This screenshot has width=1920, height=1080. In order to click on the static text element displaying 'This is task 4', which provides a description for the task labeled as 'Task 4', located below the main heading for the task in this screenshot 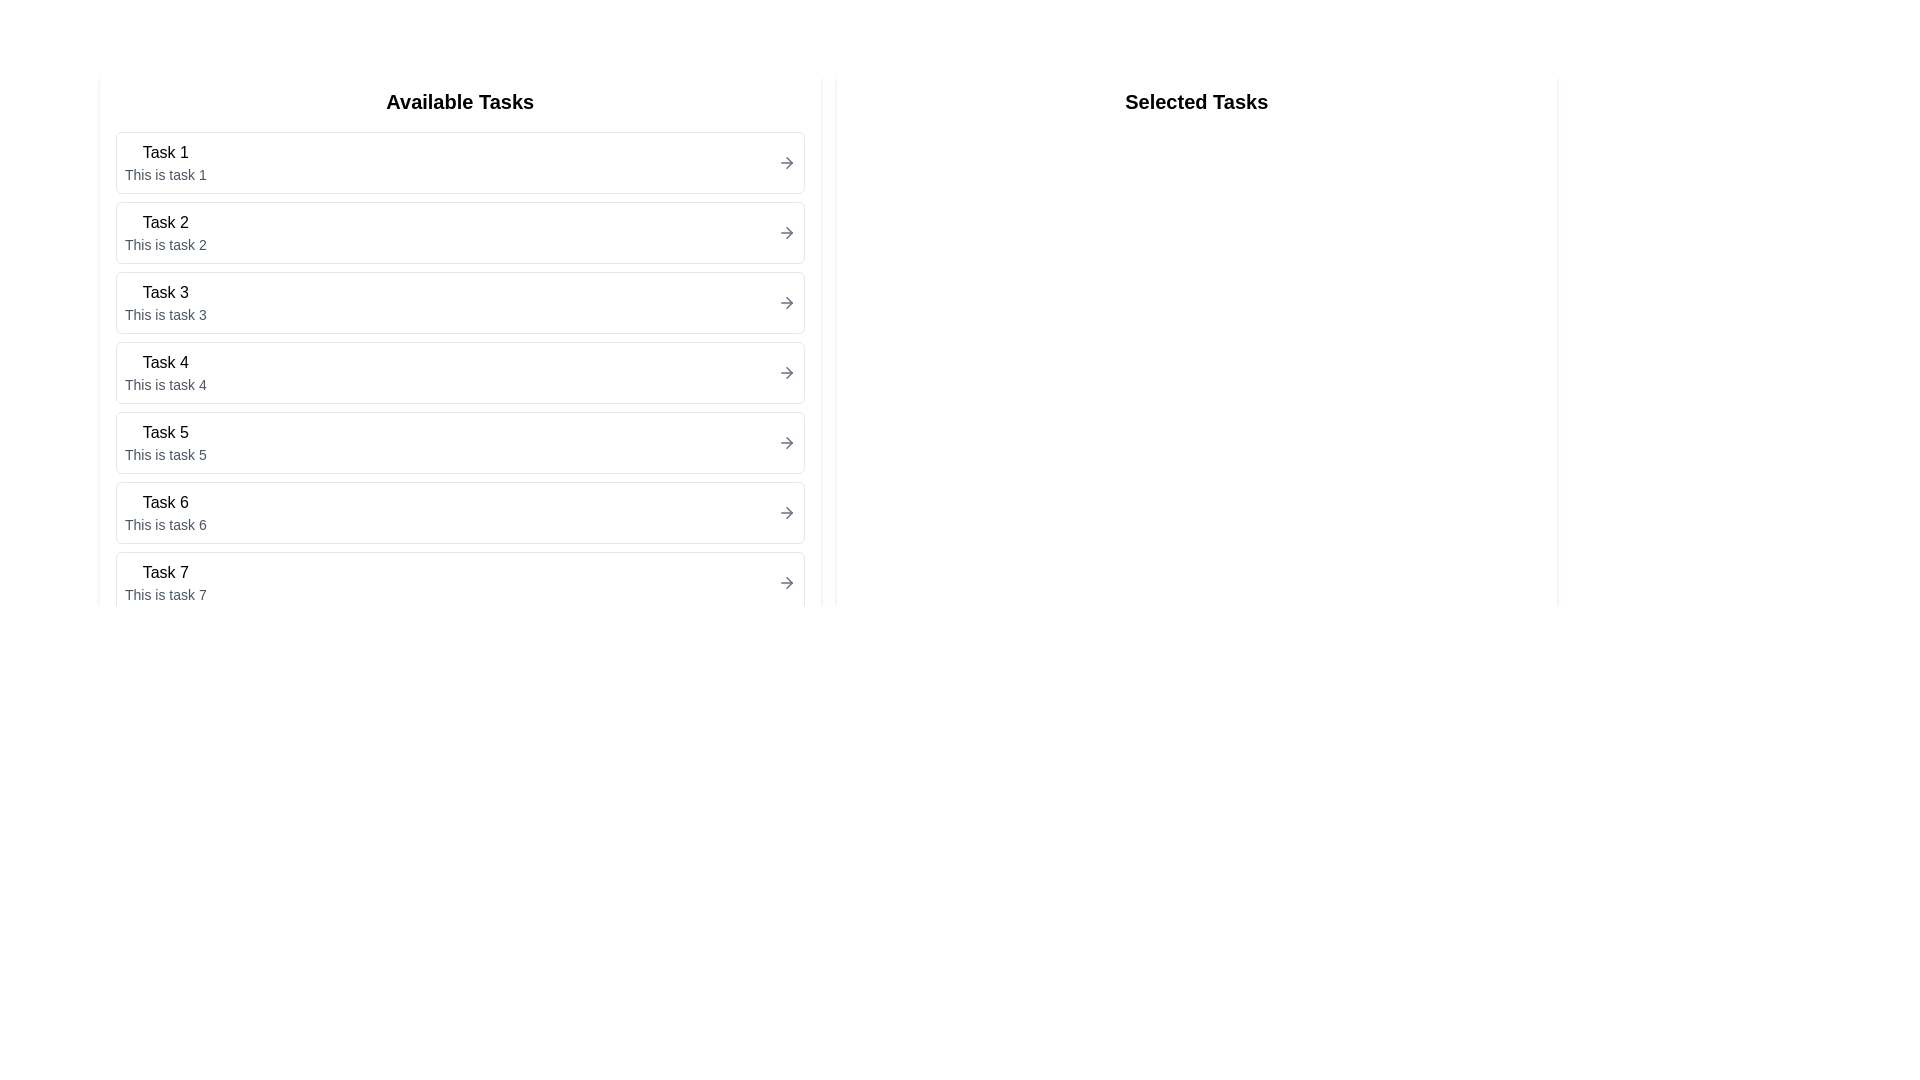, I will do `click(165, 385)`.